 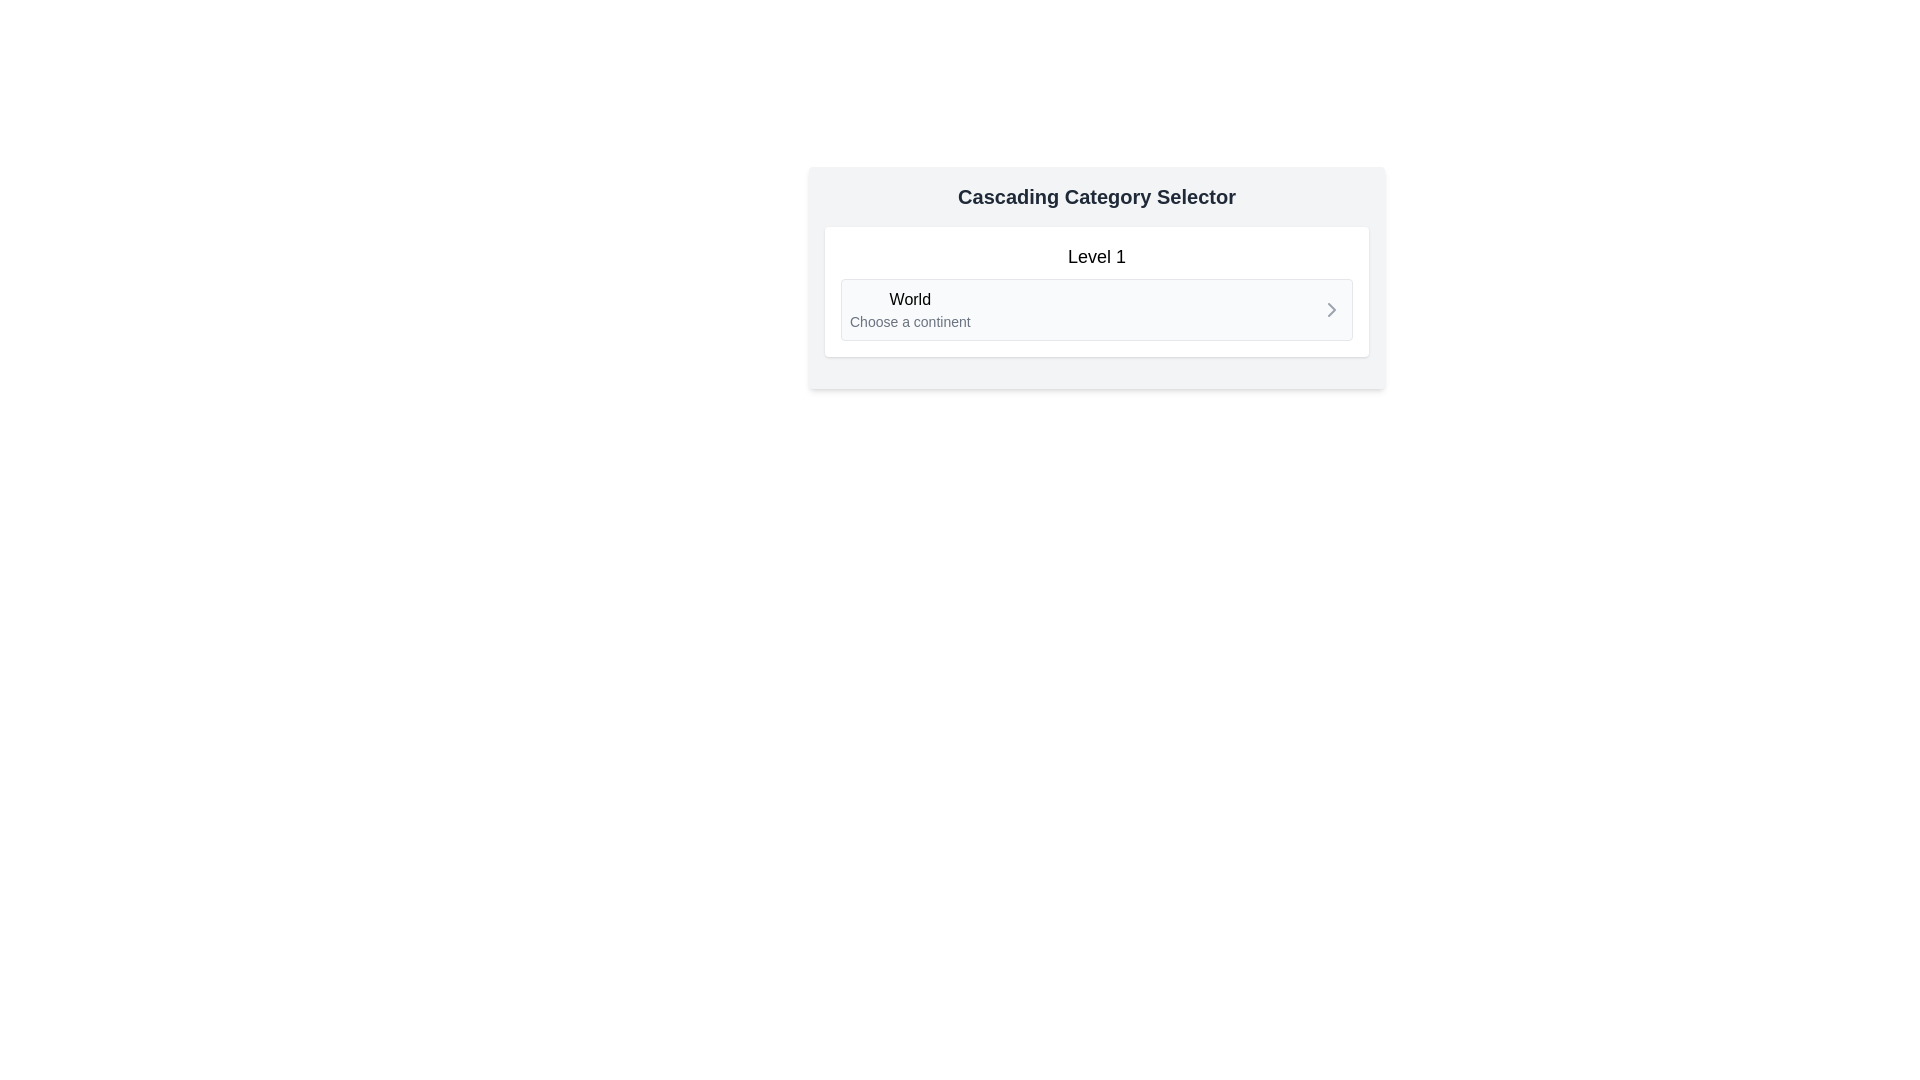 What do you see at coordinates (1096, 256) in the screenshot?
I see `static text label that displays 'Level 1', which is located at the top center of a bordered white box, above the 'World' section` at bounding box center [1096, 256].